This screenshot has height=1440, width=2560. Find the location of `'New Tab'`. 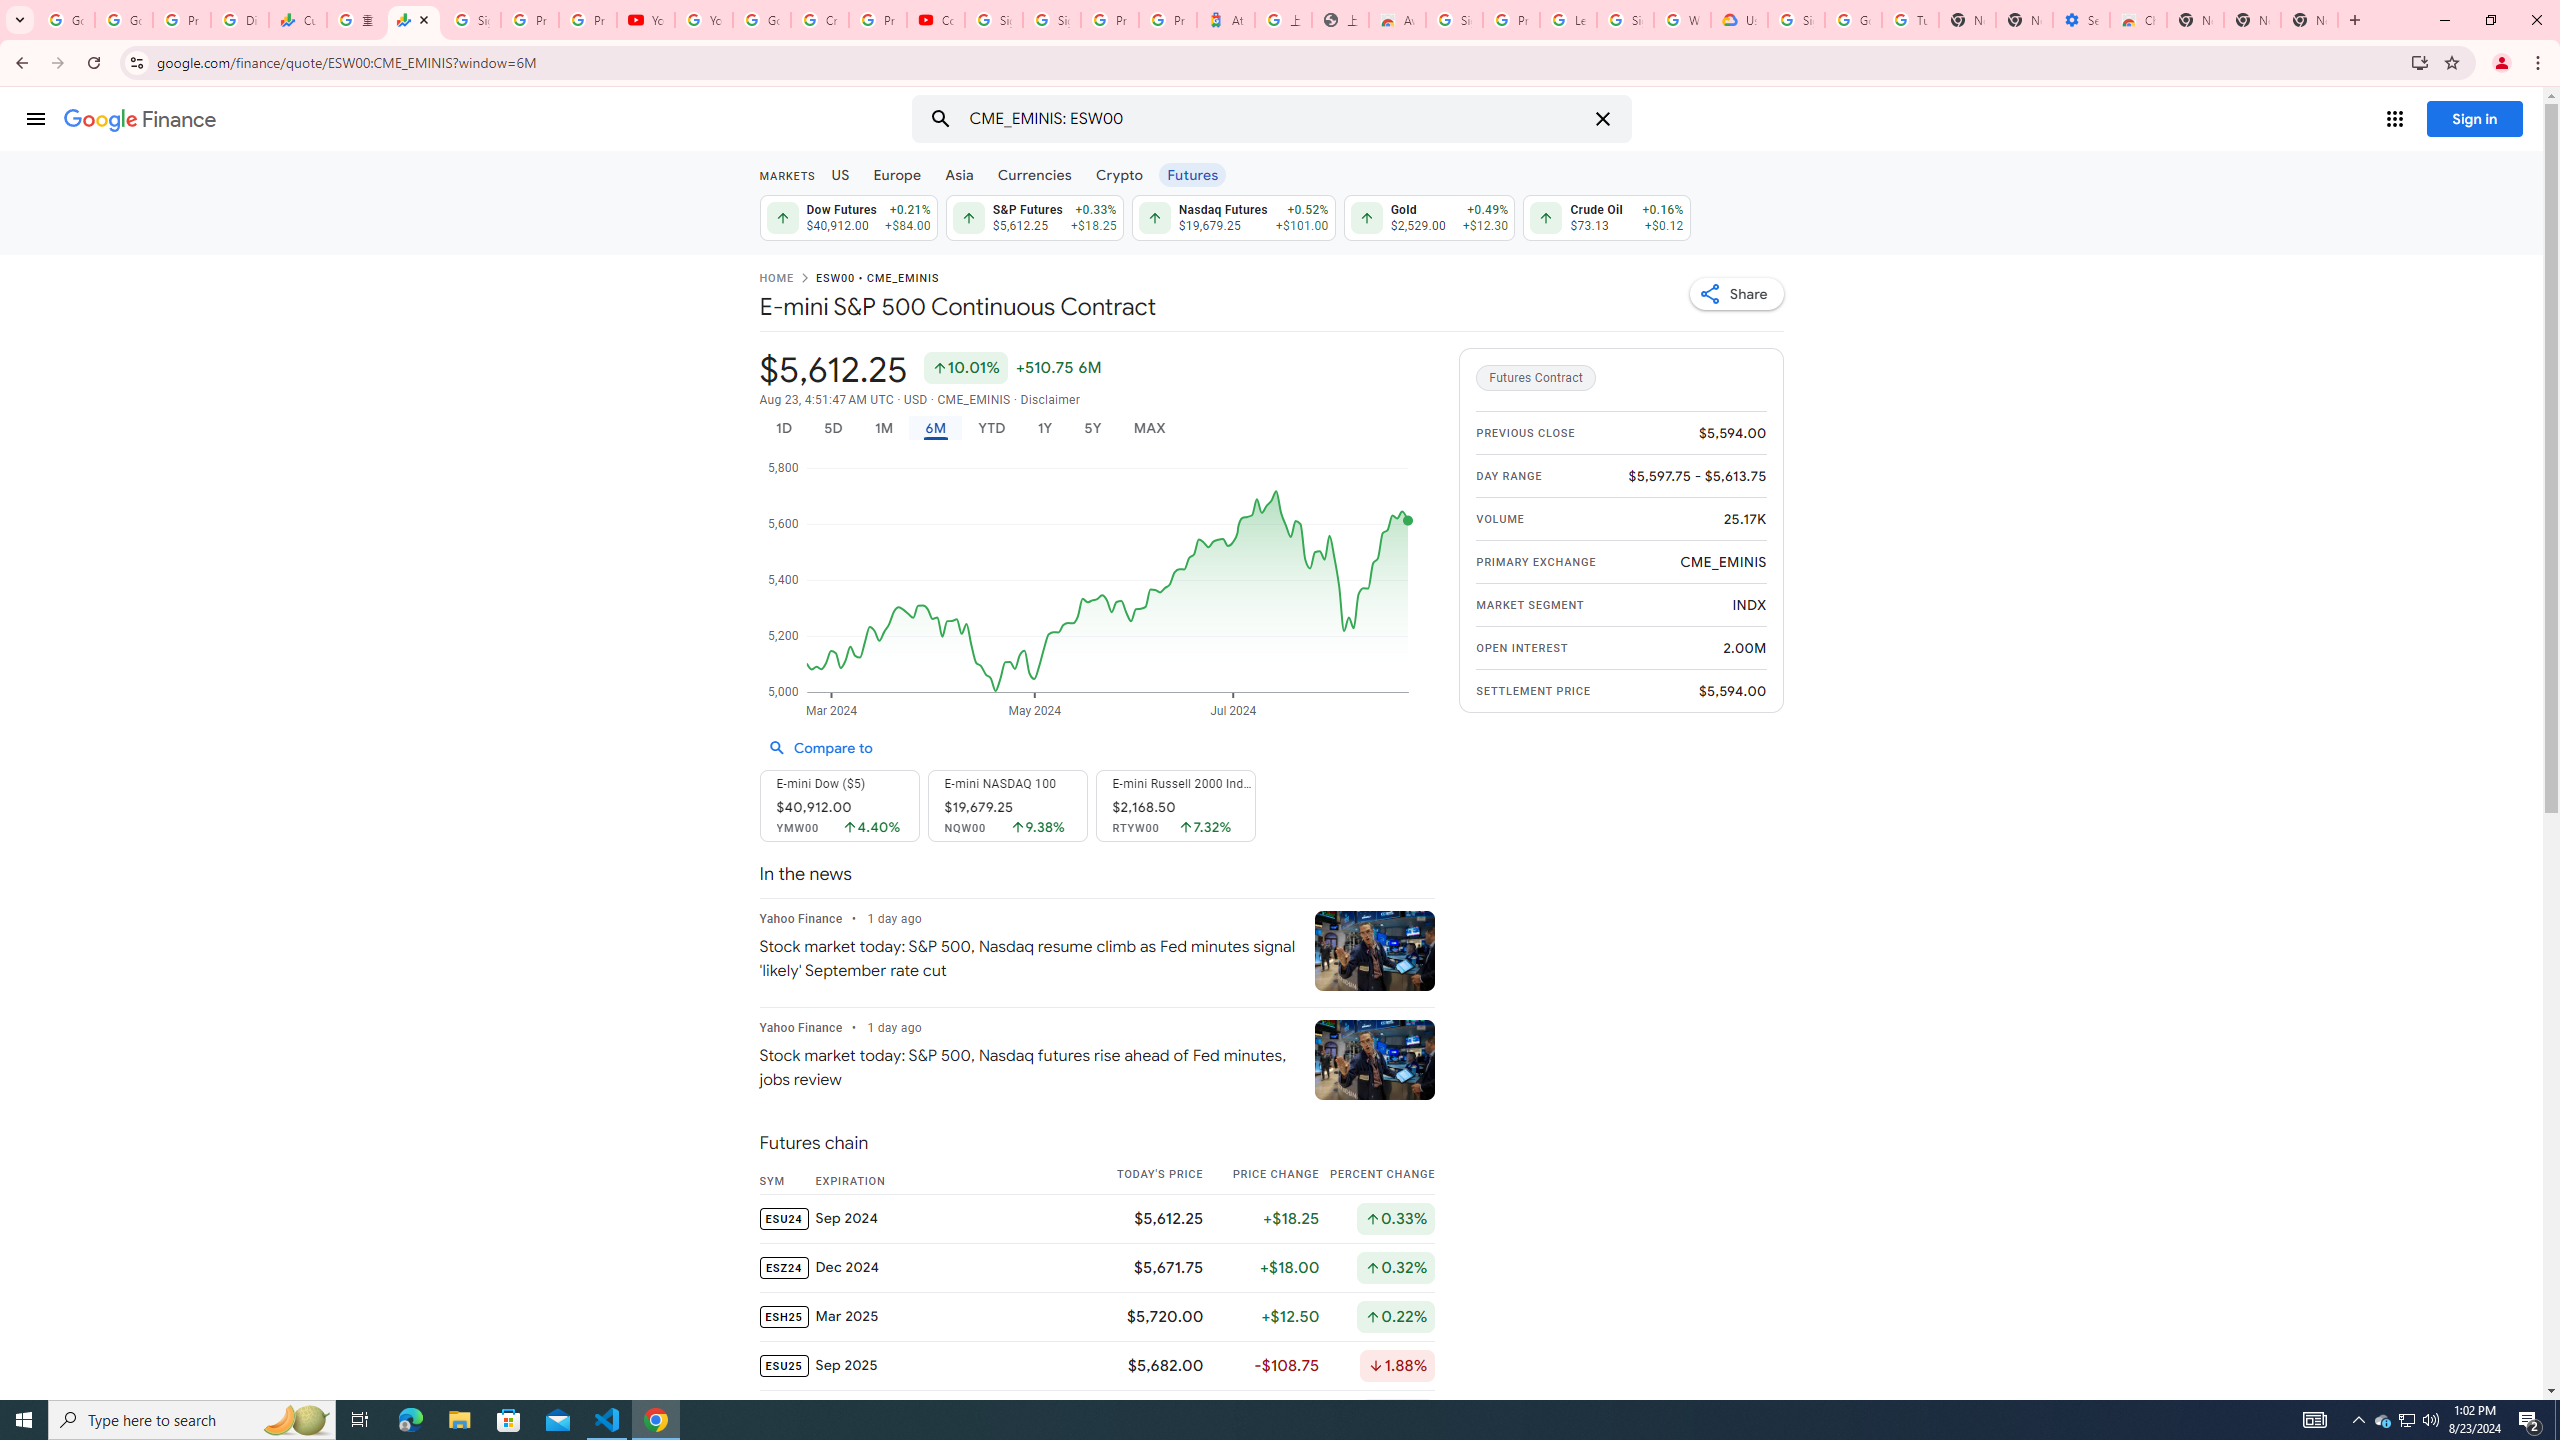

'New Tab' is located at coordinates (2194, 19).